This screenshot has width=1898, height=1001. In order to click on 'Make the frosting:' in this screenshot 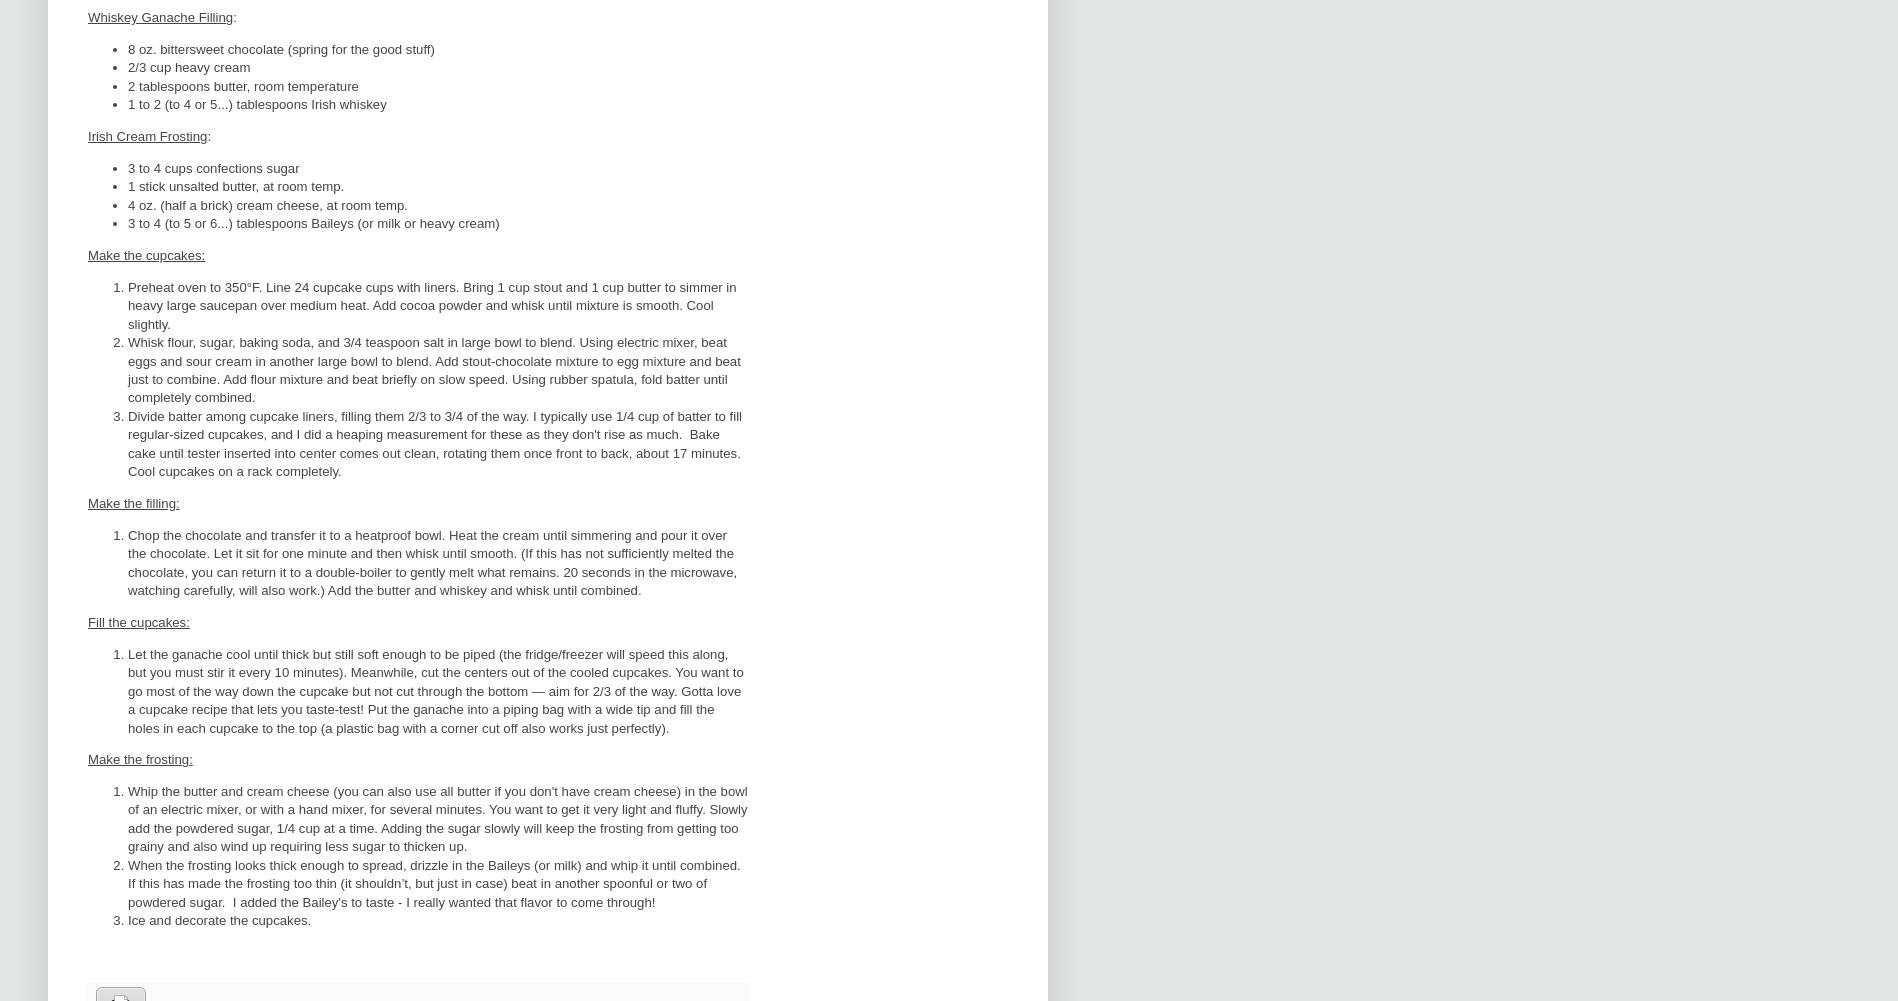, I will do `click(140, 759)`.